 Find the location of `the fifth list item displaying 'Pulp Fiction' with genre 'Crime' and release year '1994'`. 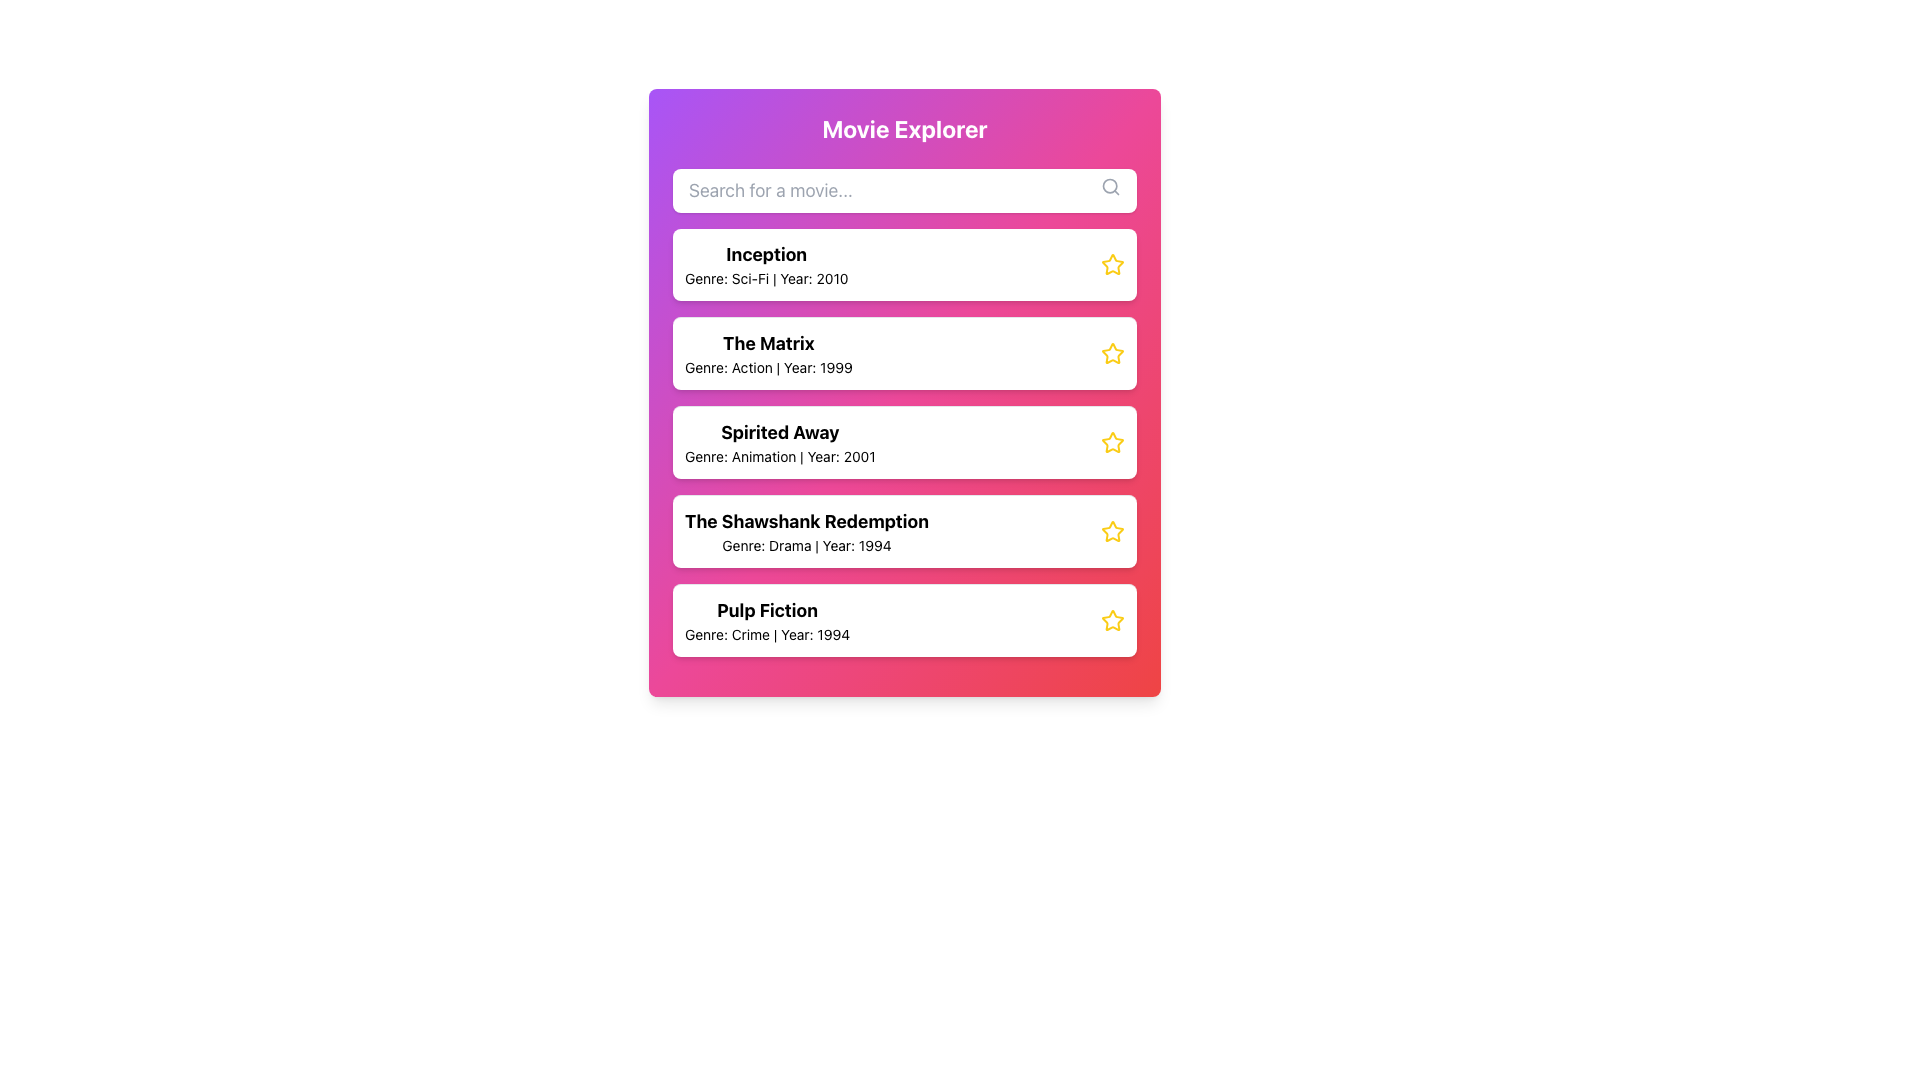

the fifth list item displaying 'Pulp Fiction' with genre 'Crime' and release year '1994' is located at coordinates (766, 620).